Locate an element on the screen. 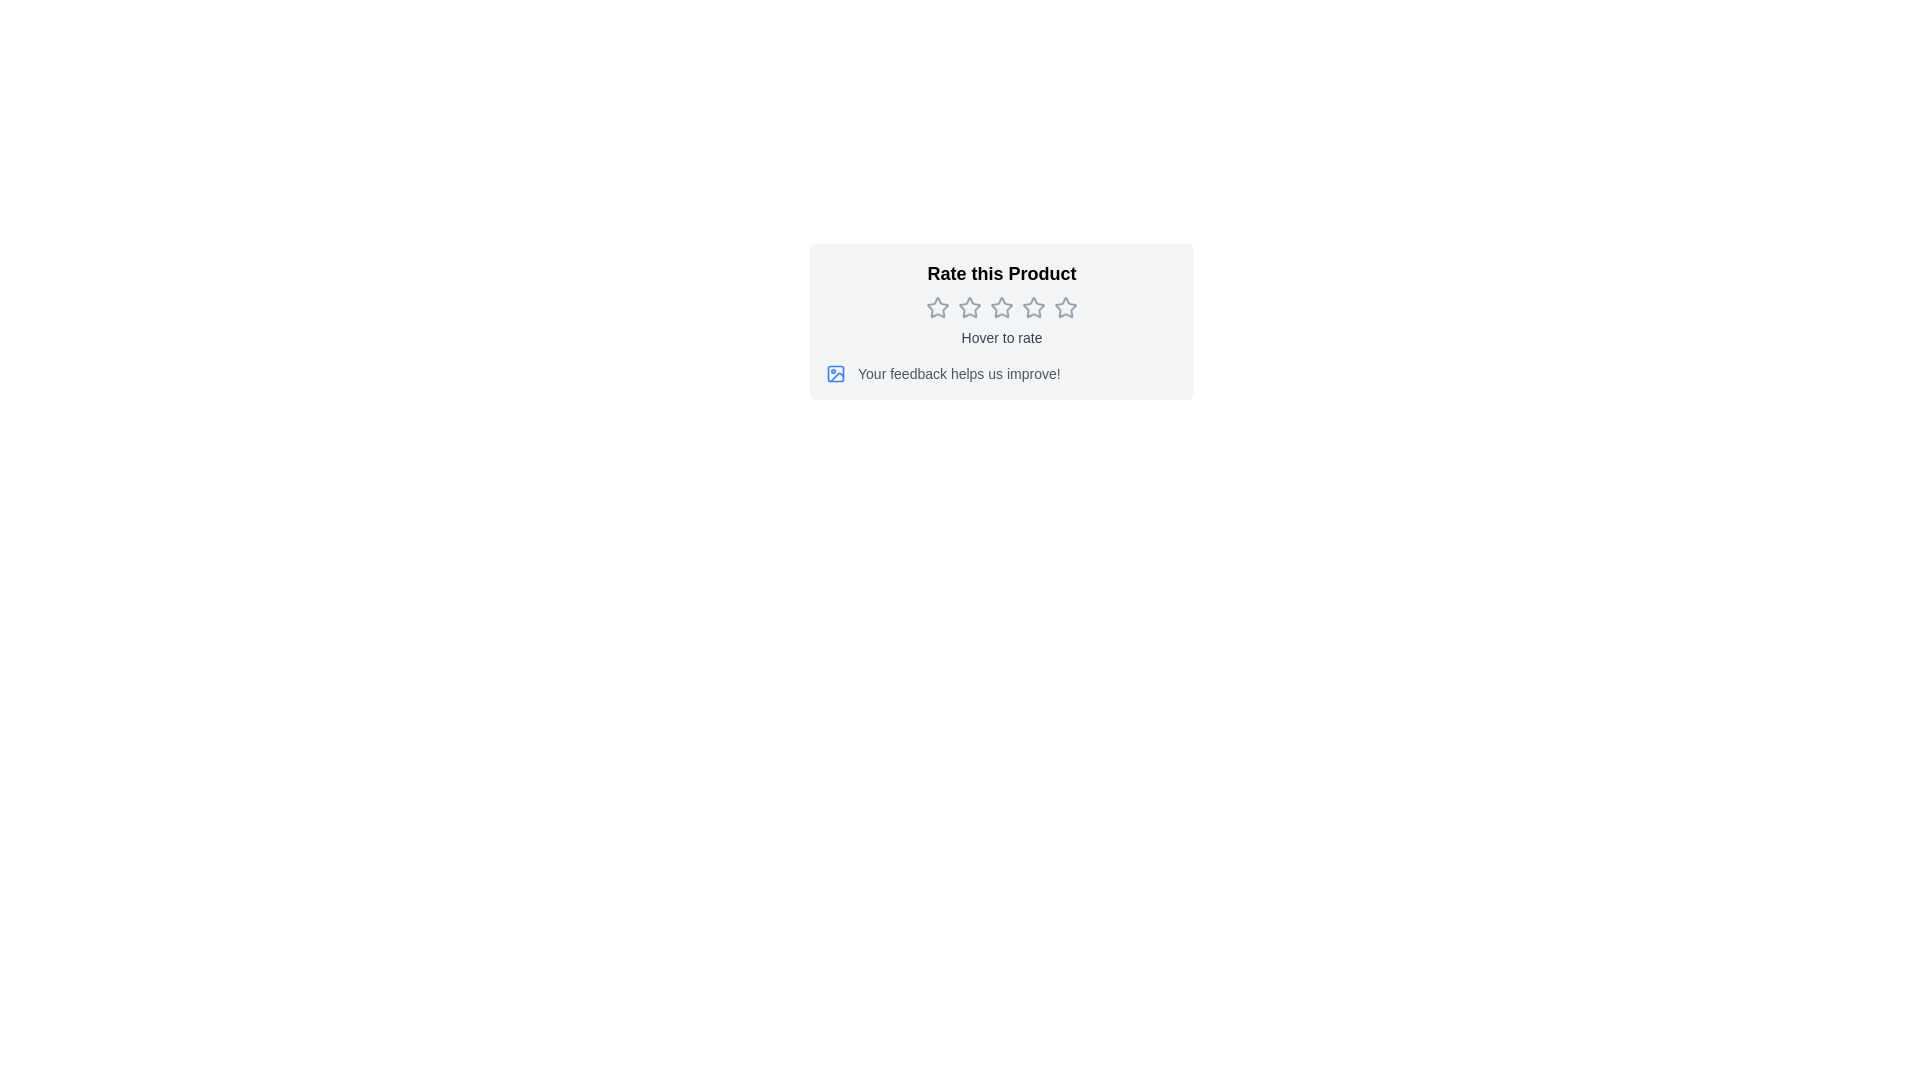 This screenshot has height=1080, width=1920. the 5th star is located at coordinates (1064, 308).